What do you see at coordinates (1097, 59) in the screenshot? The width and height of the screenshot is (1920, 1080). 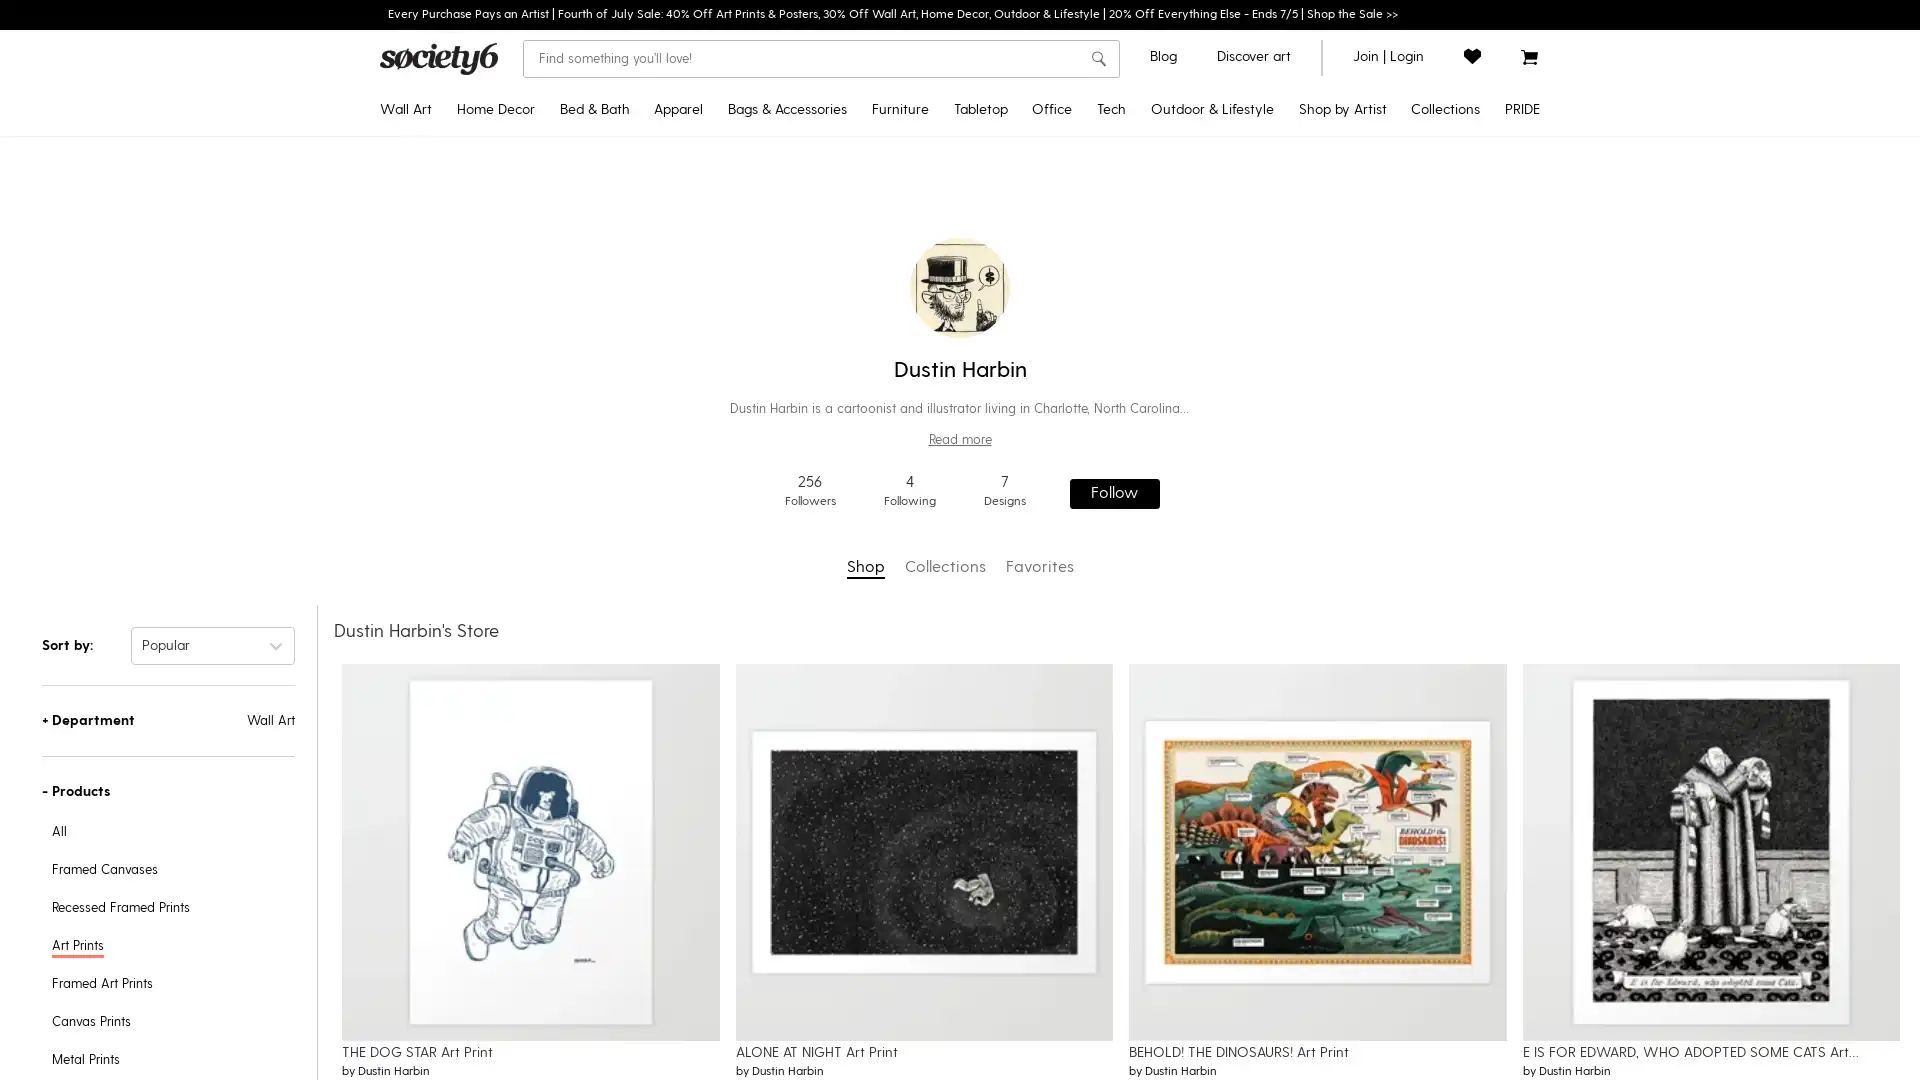 I see `search button` at bounding box center [1097, 59].